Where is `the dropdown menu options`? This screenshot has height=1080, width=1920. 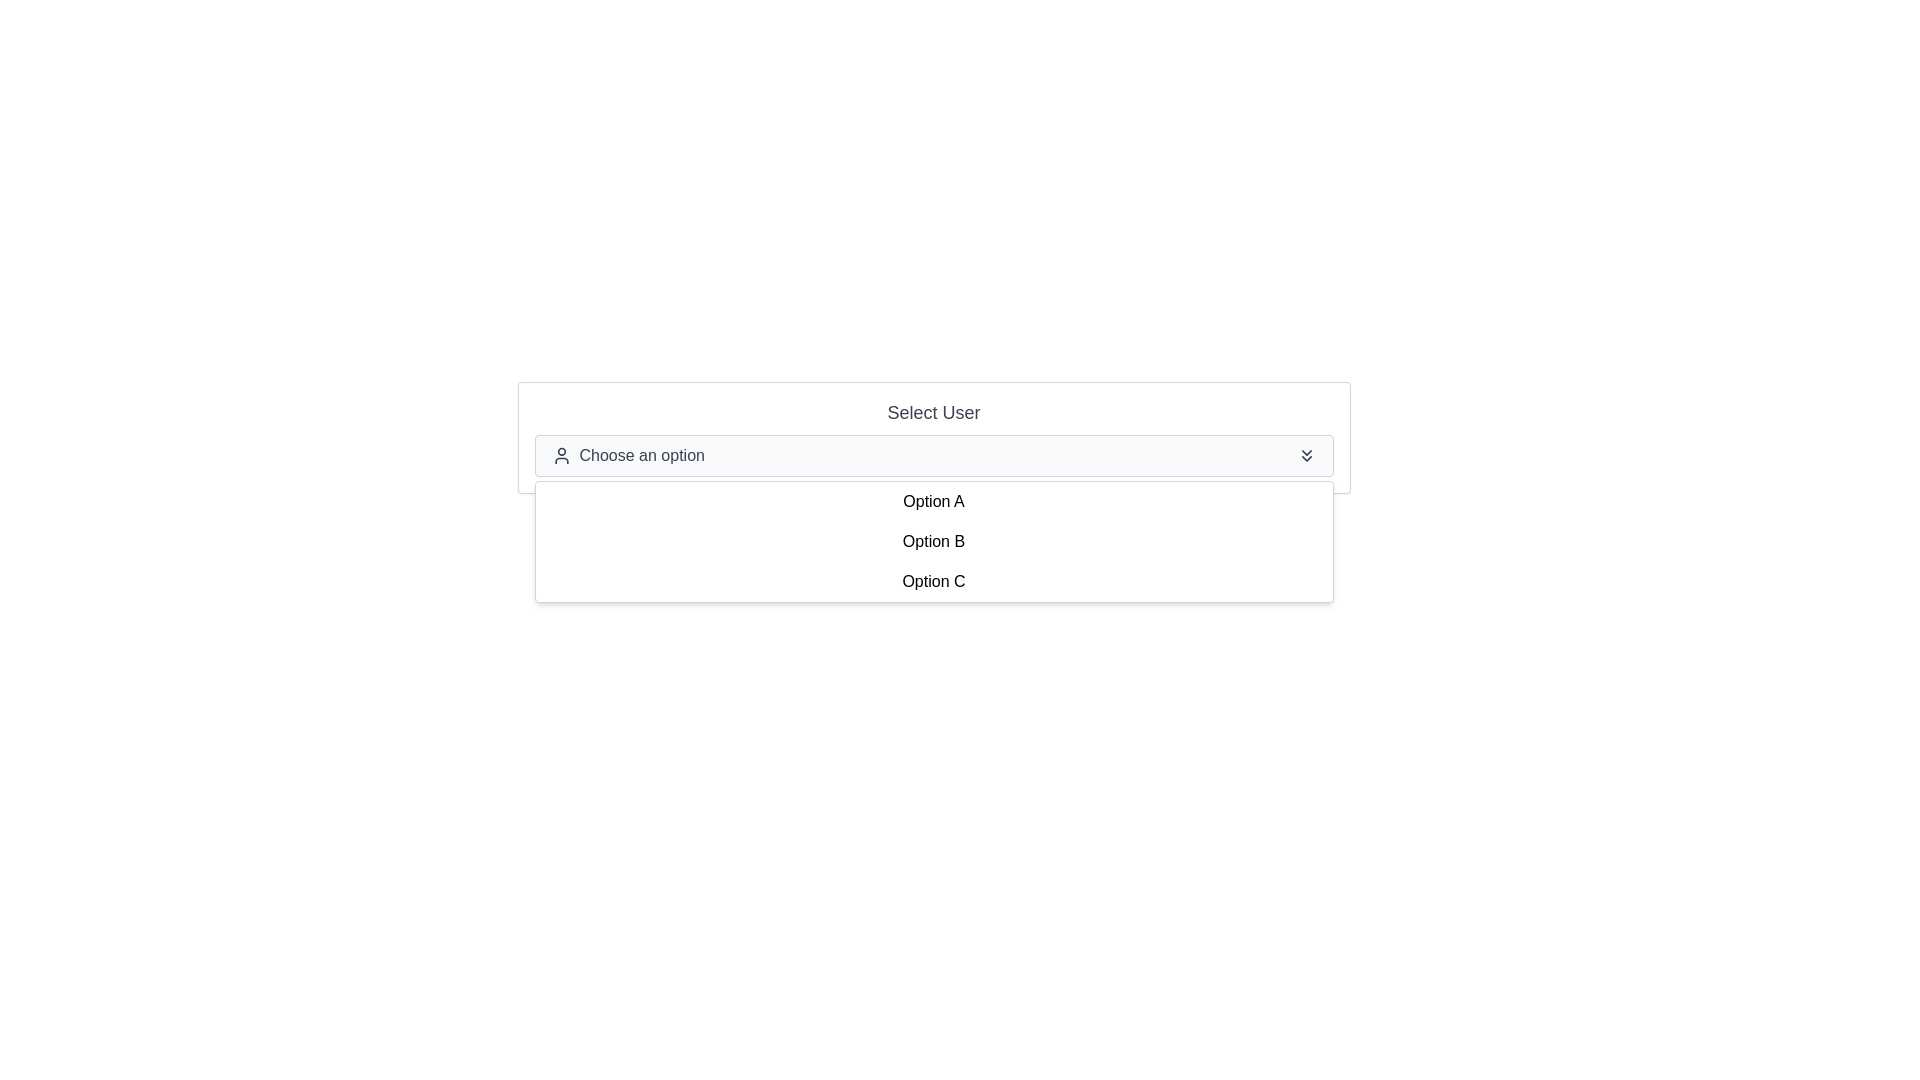
the dropdown menu options is located at coordinates (933, 542).